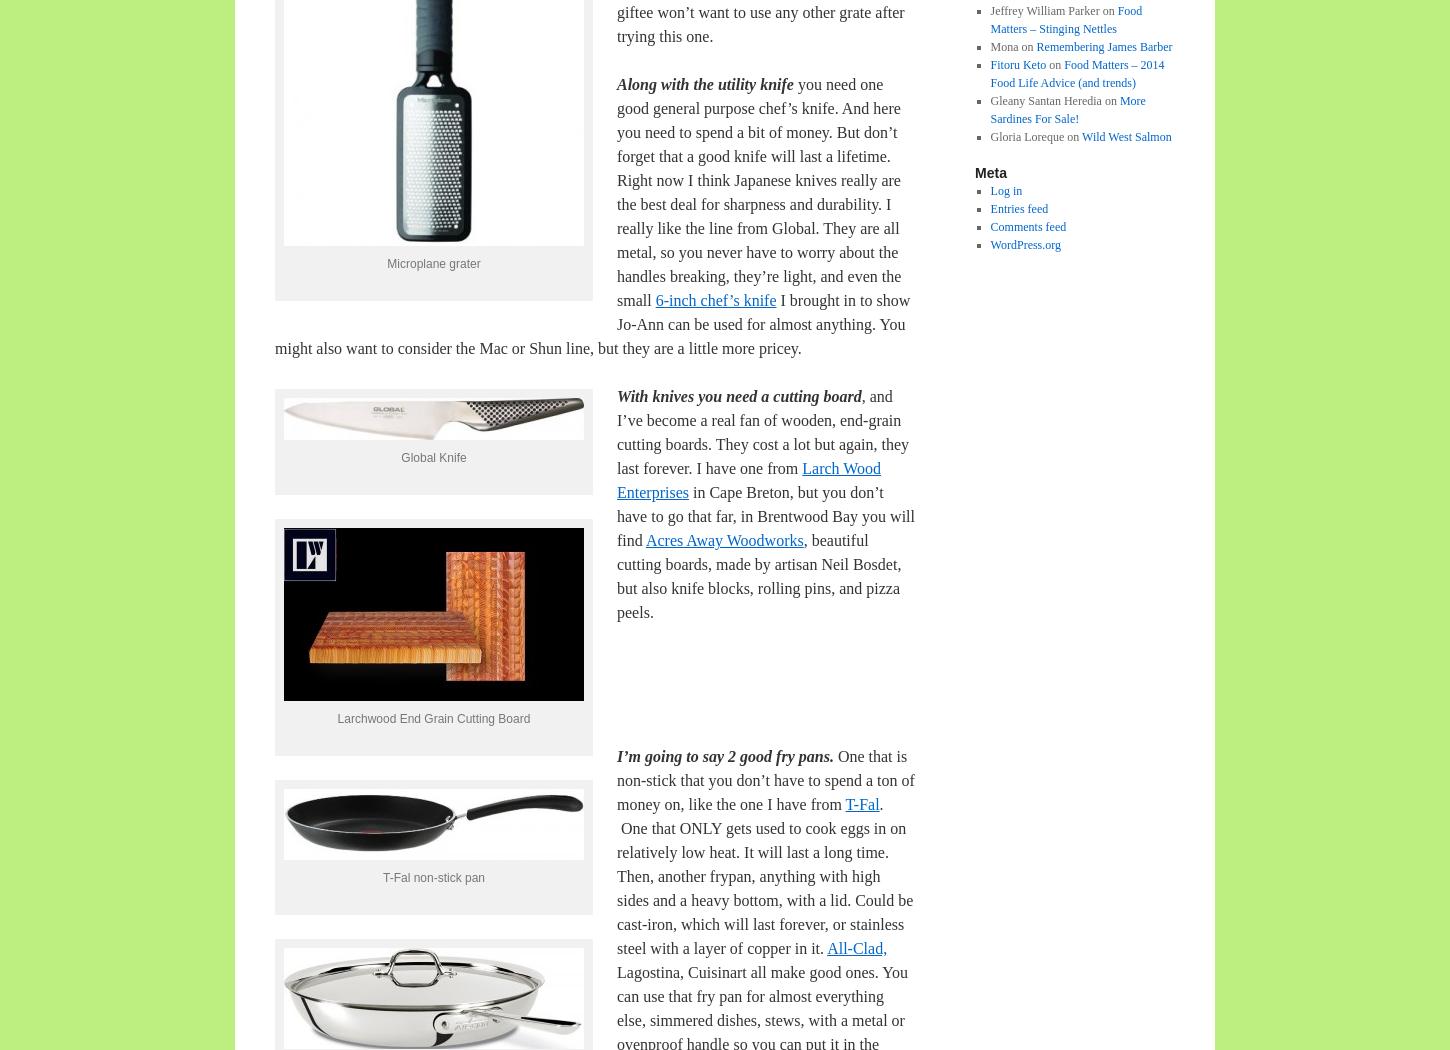  Describe the element at coordinates (1103, 44) in the screenshot. I see `'Remembering James Barber'` at that location.